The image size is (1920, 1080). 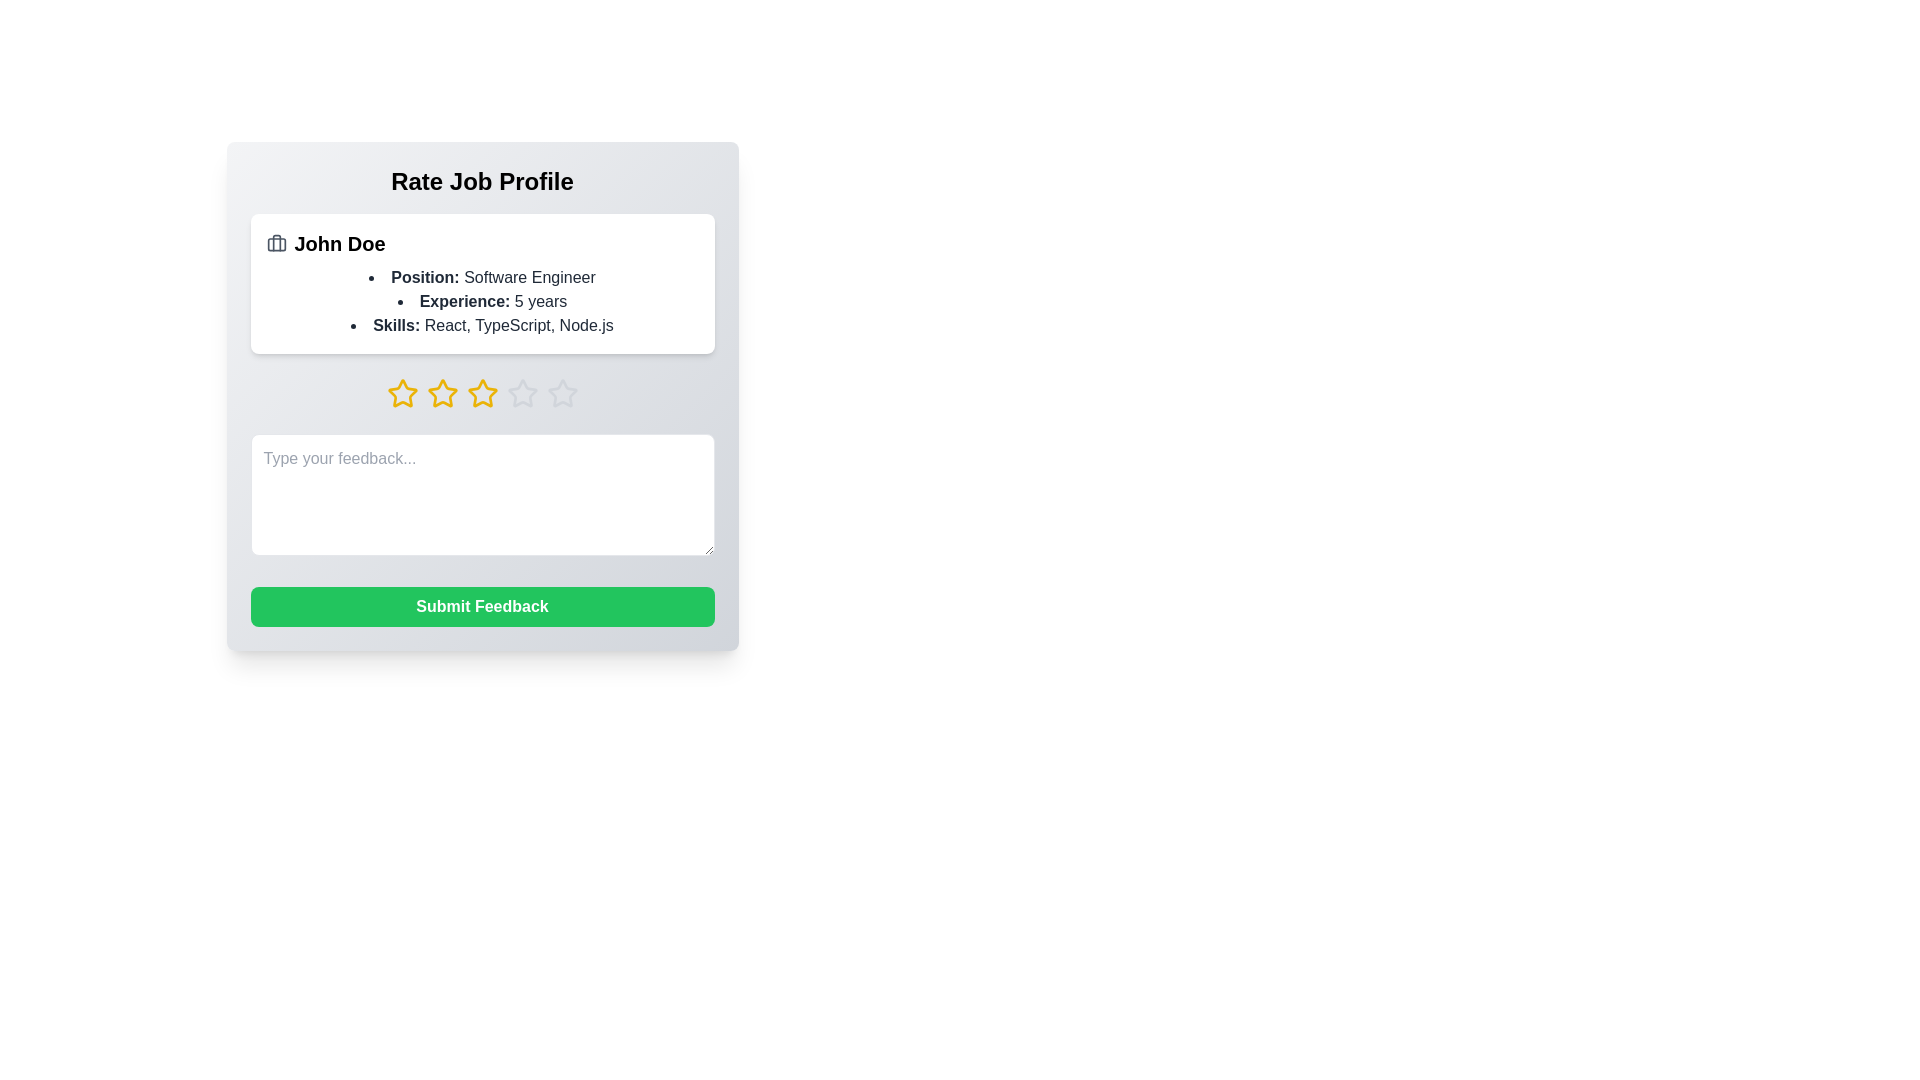 I want to click on the fifth star in the horizontal row of stars, so click(x=561, y=393).